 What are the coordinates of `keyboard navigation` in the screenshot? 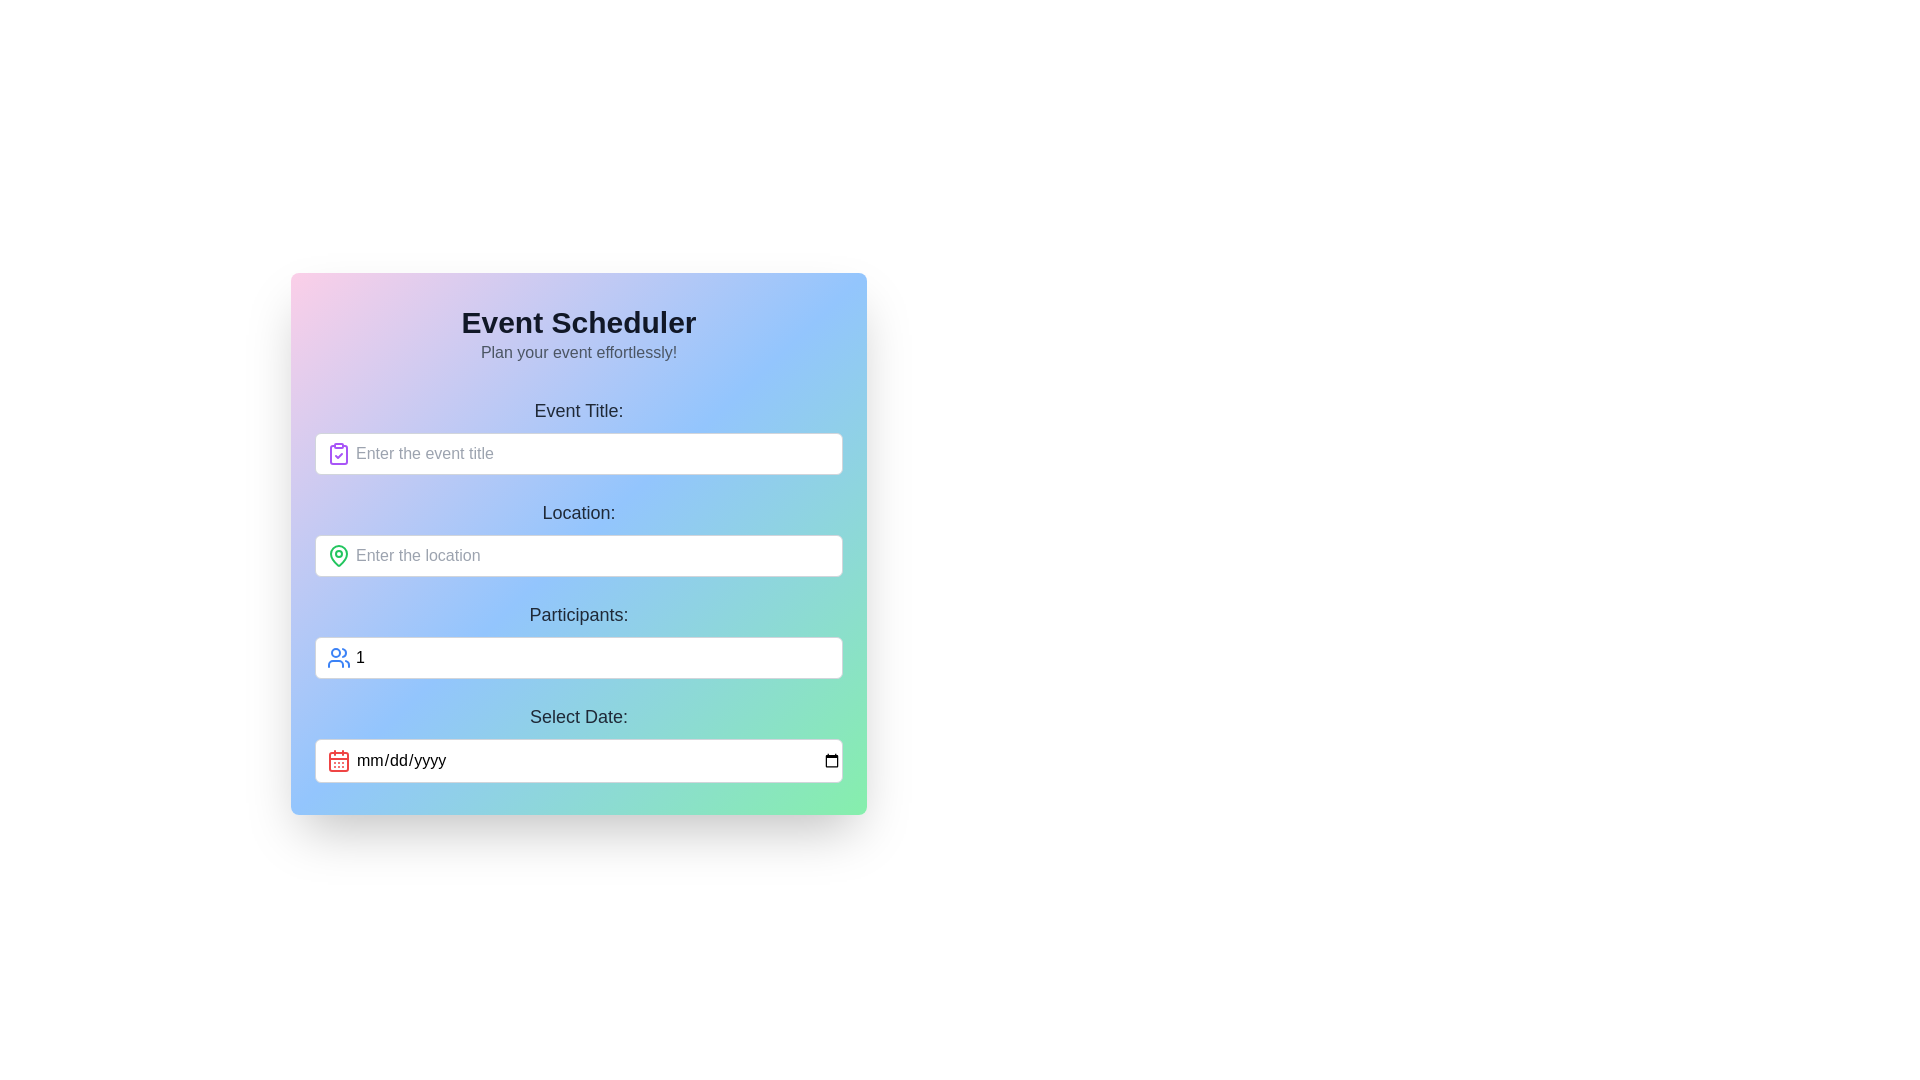 It's located at (578, 658).